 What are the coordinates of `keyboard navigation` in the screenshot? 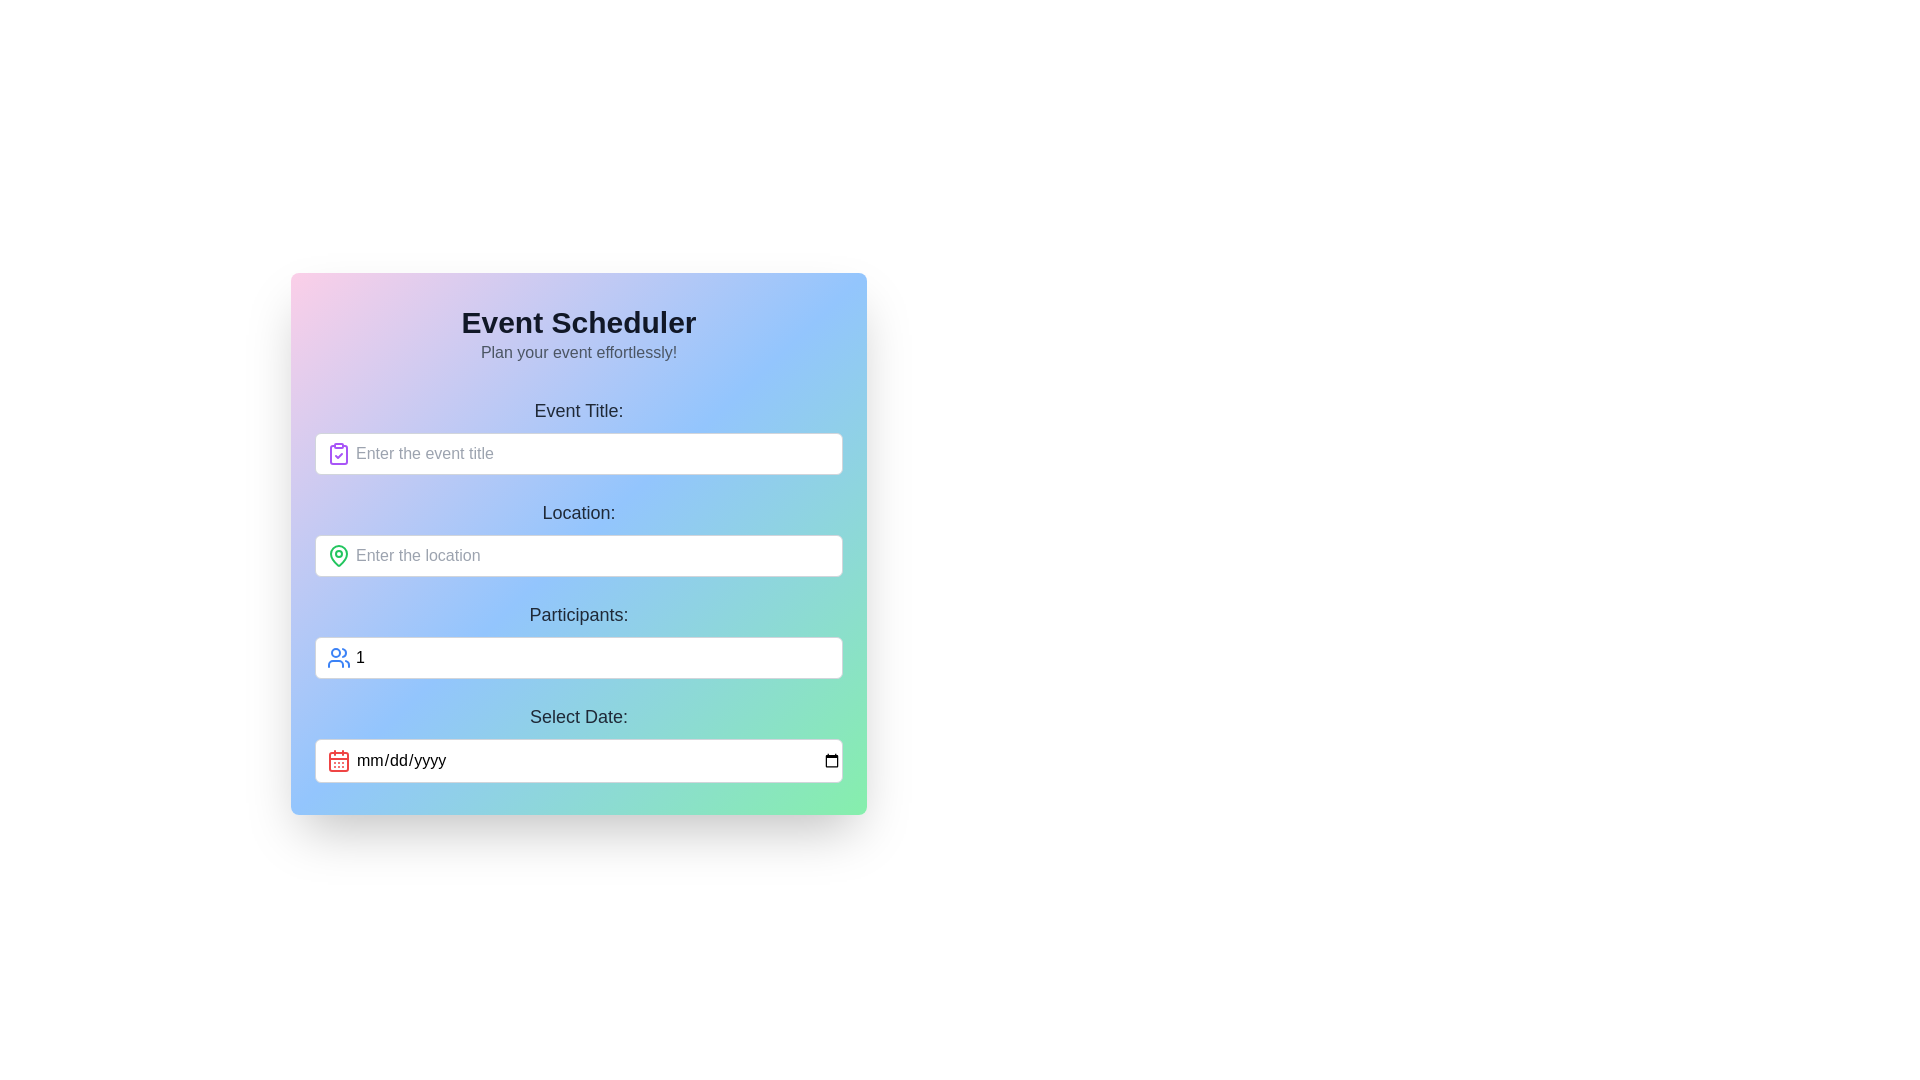 It's located at (578, 658).